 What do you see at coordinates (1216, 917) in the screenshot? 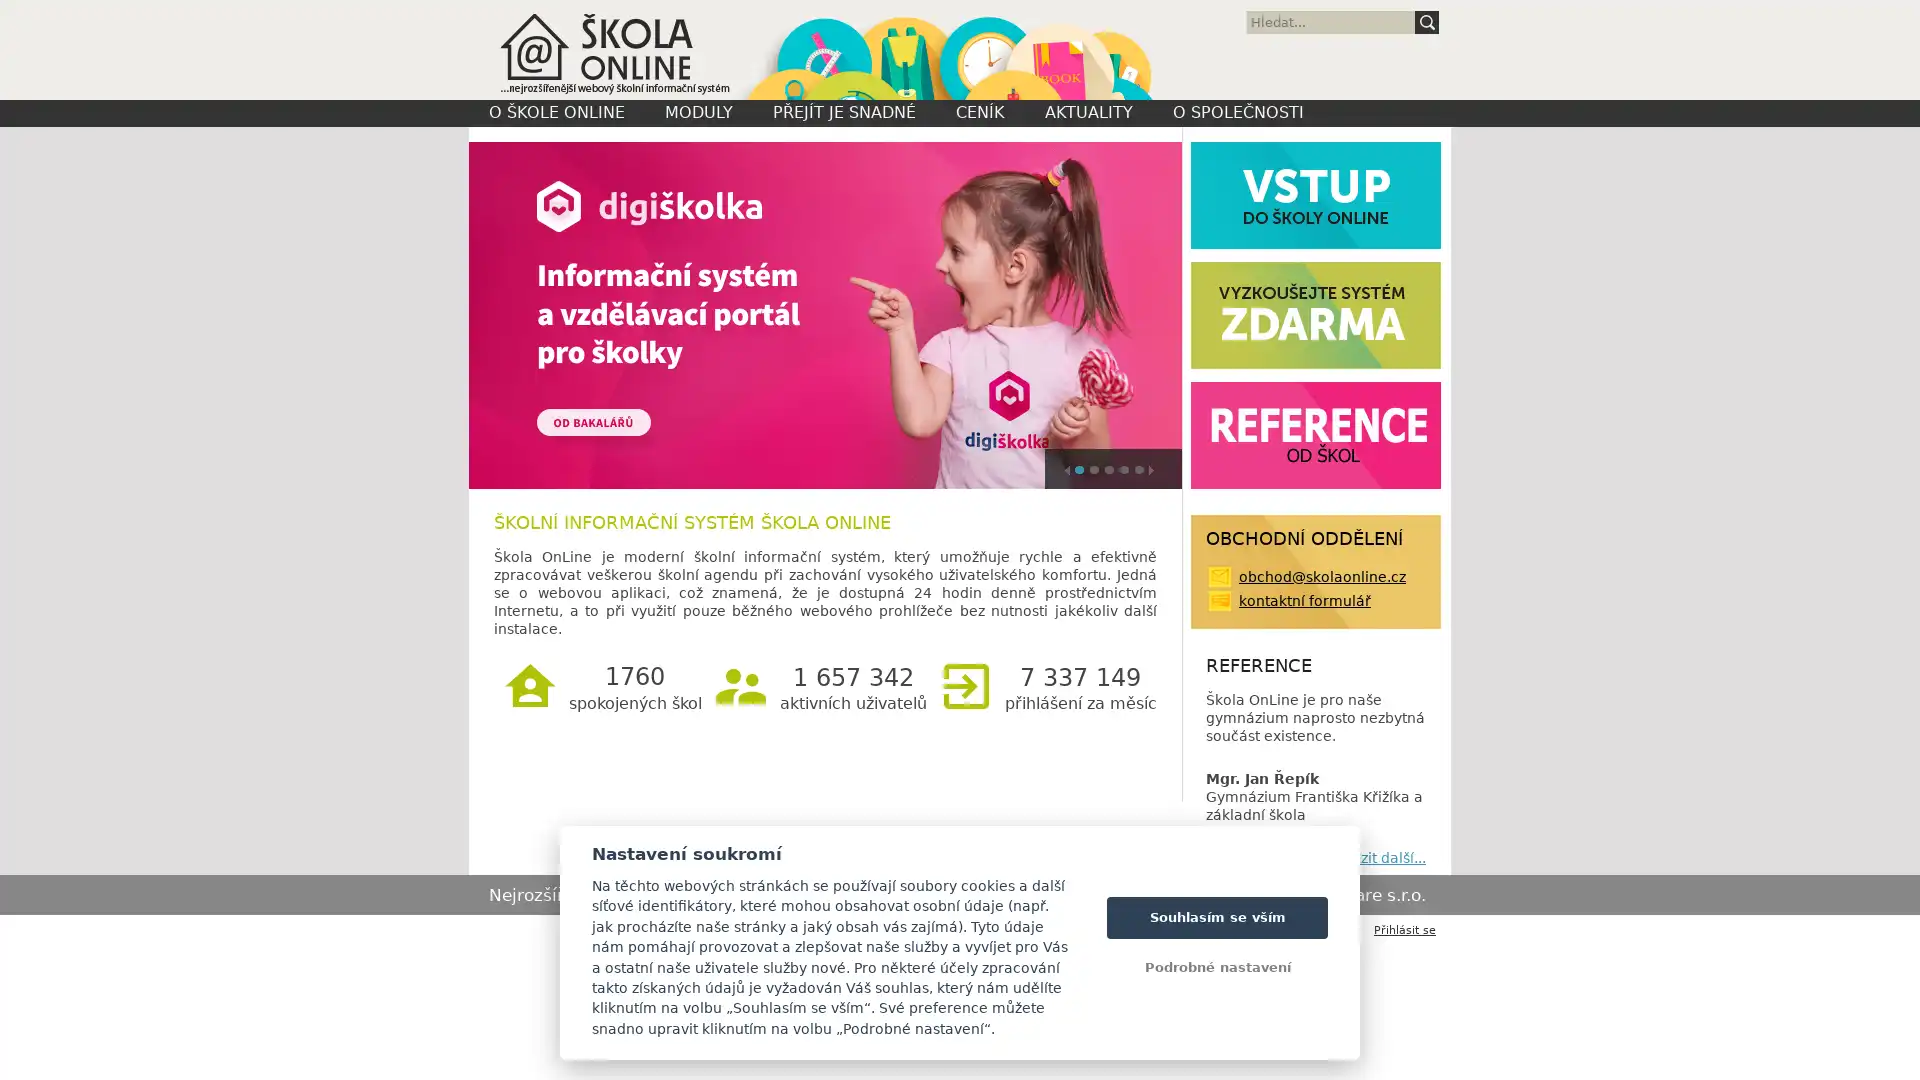
I see `Souhlasim se vsim` at bounding box center [1216, 917].